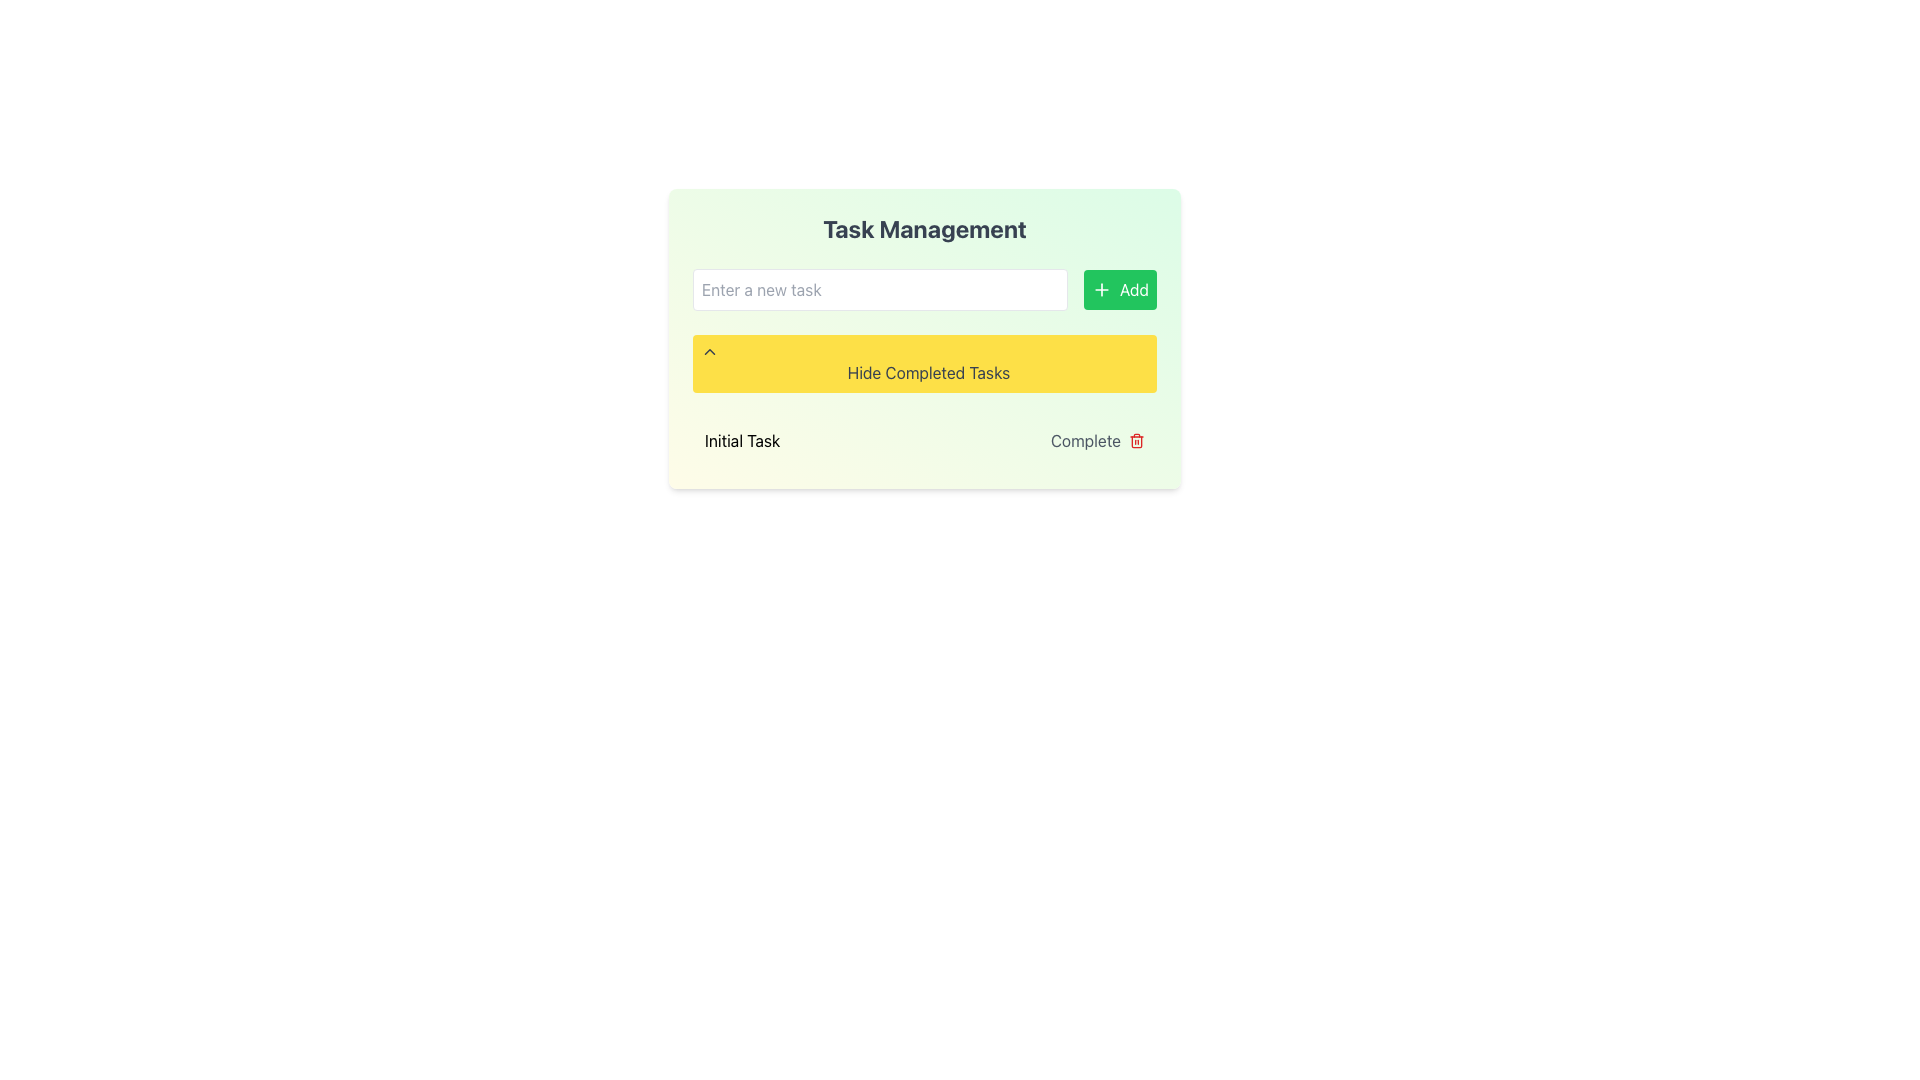 This screenshot has width=1920, height=1080. What do you see at coordinates (710, 350) in the screenshot?
I see `the chevron icon located to the left of the 'Hide Completed Tasks' button` at bounding box center [710, 350].